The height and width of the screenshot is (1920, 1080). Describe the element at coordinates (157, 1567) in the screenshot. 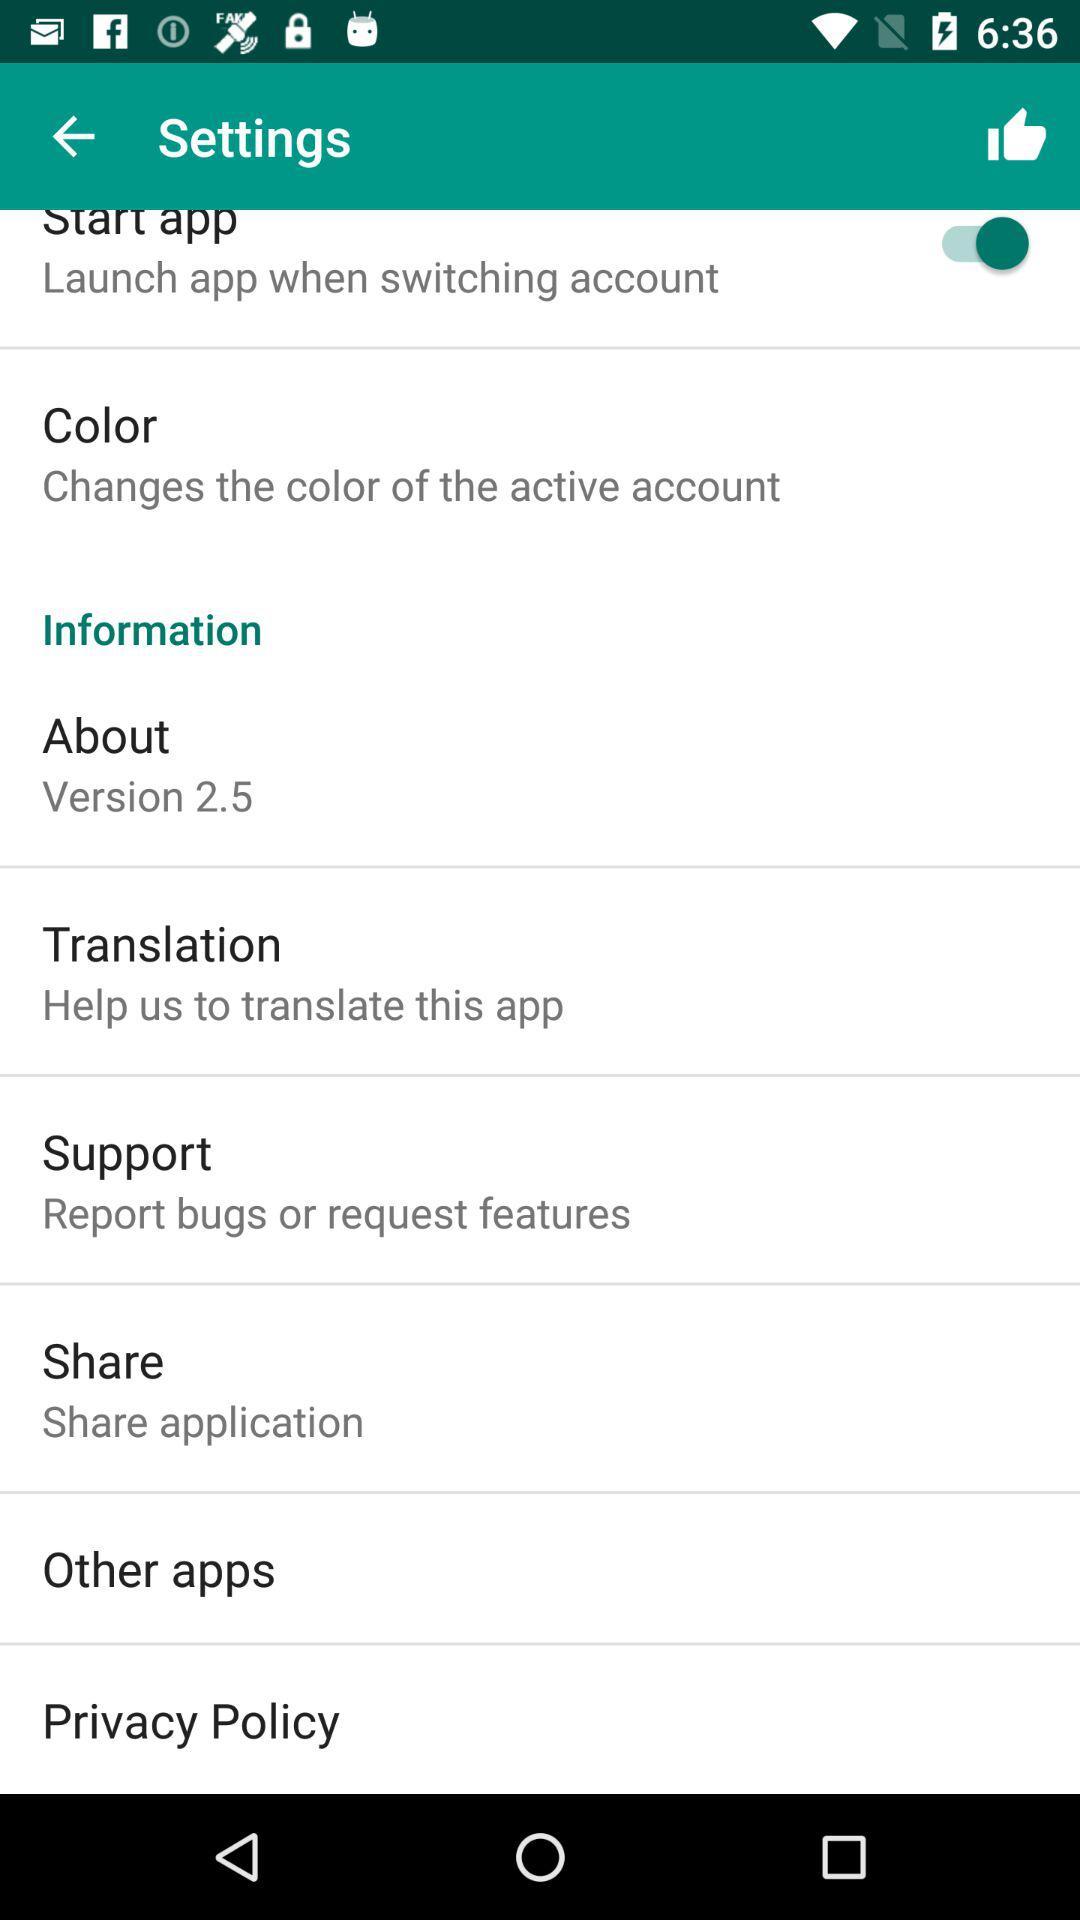

I see `the other apps icon` at that location.